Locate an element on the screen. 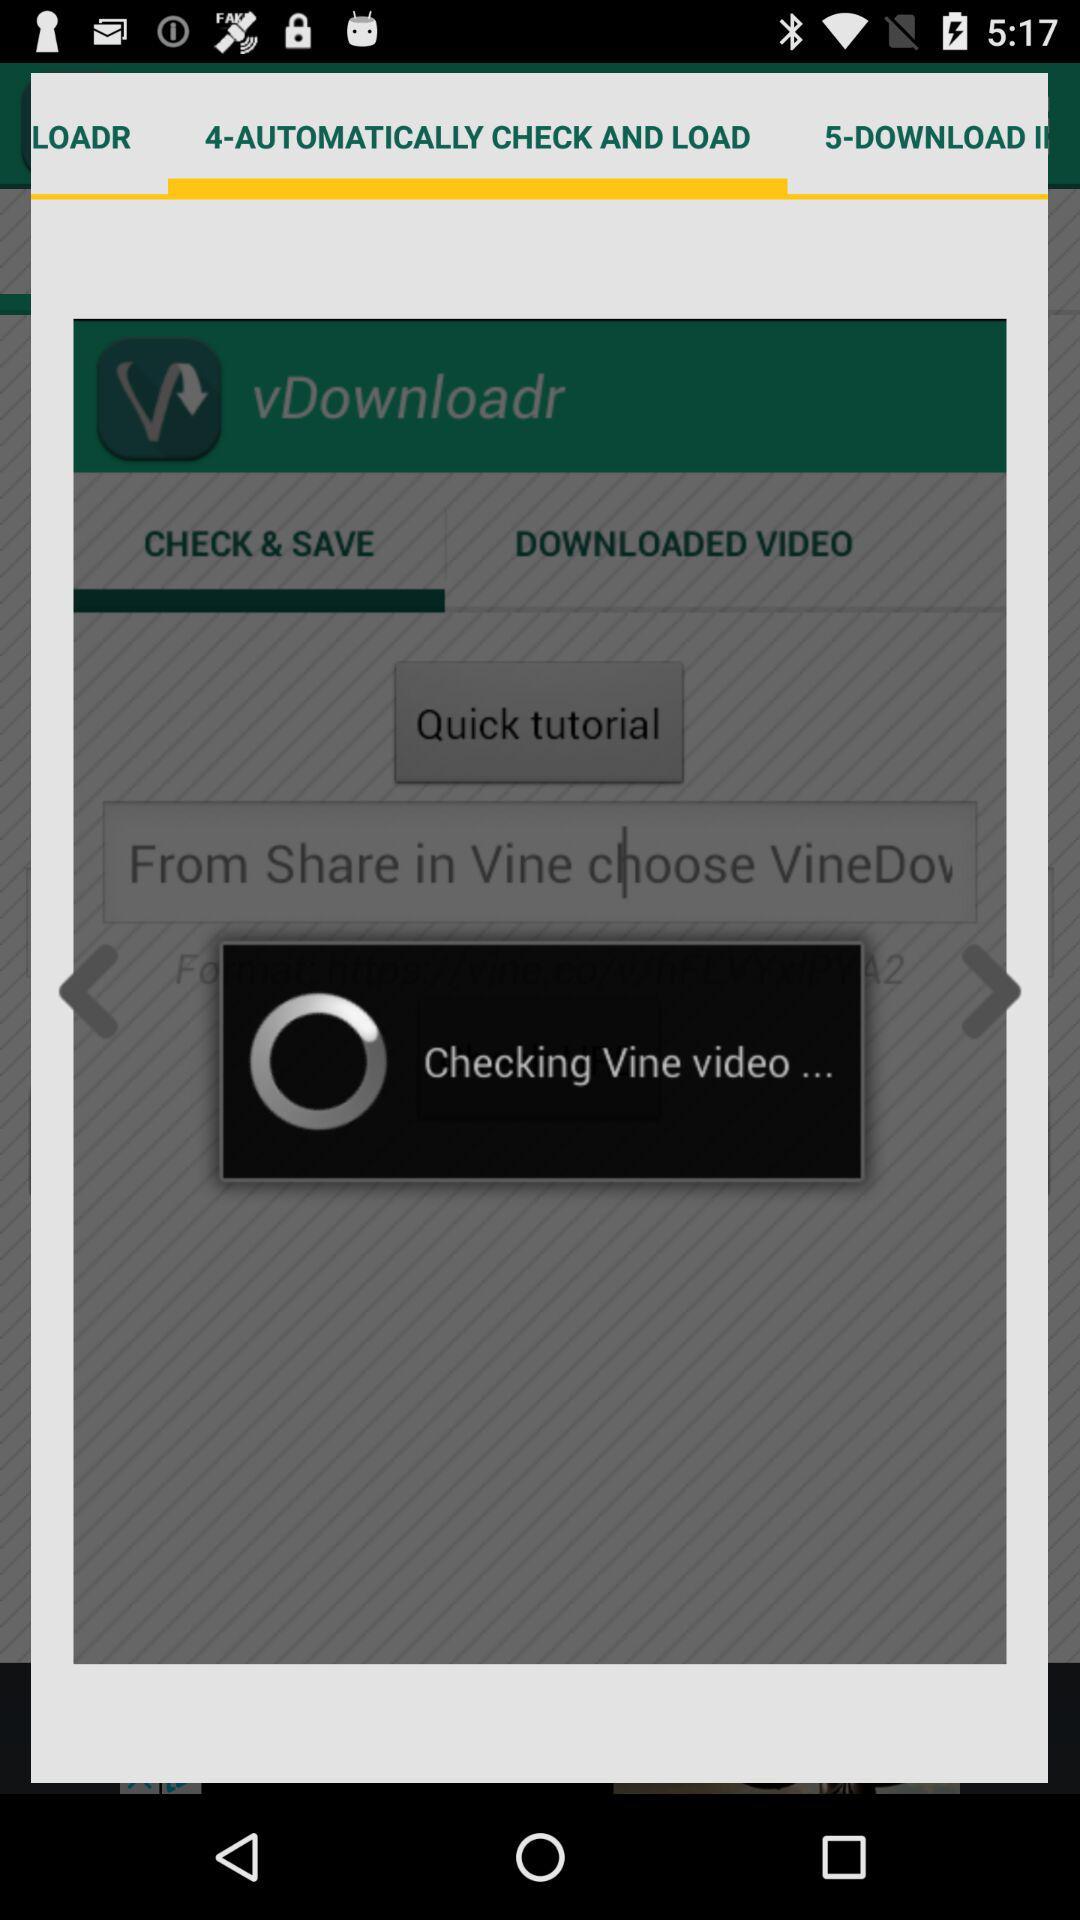 This screenshot has width=1080, height=1920. icon next to 3-choose vdownloadr item is located at coordinates (477, 135).